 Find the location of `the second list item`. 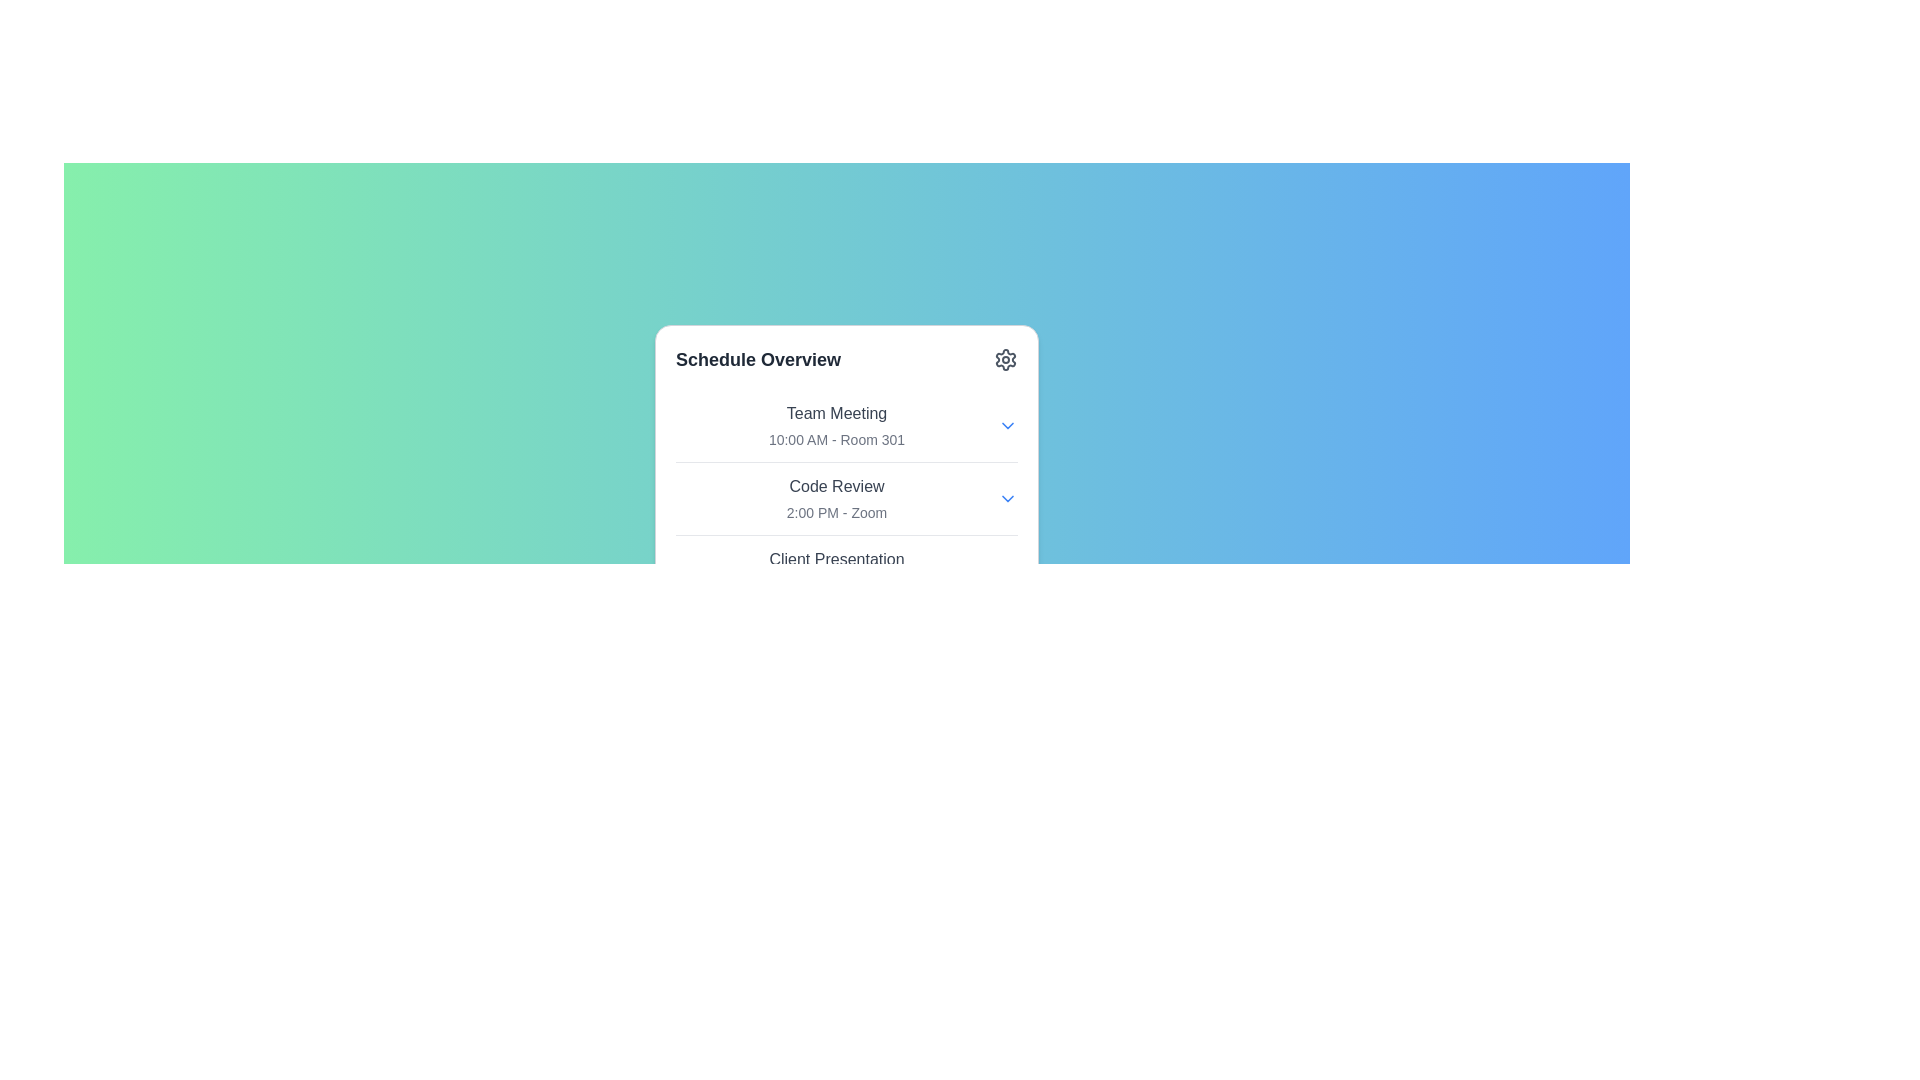

the second list item is located at coordinates (846, 496).